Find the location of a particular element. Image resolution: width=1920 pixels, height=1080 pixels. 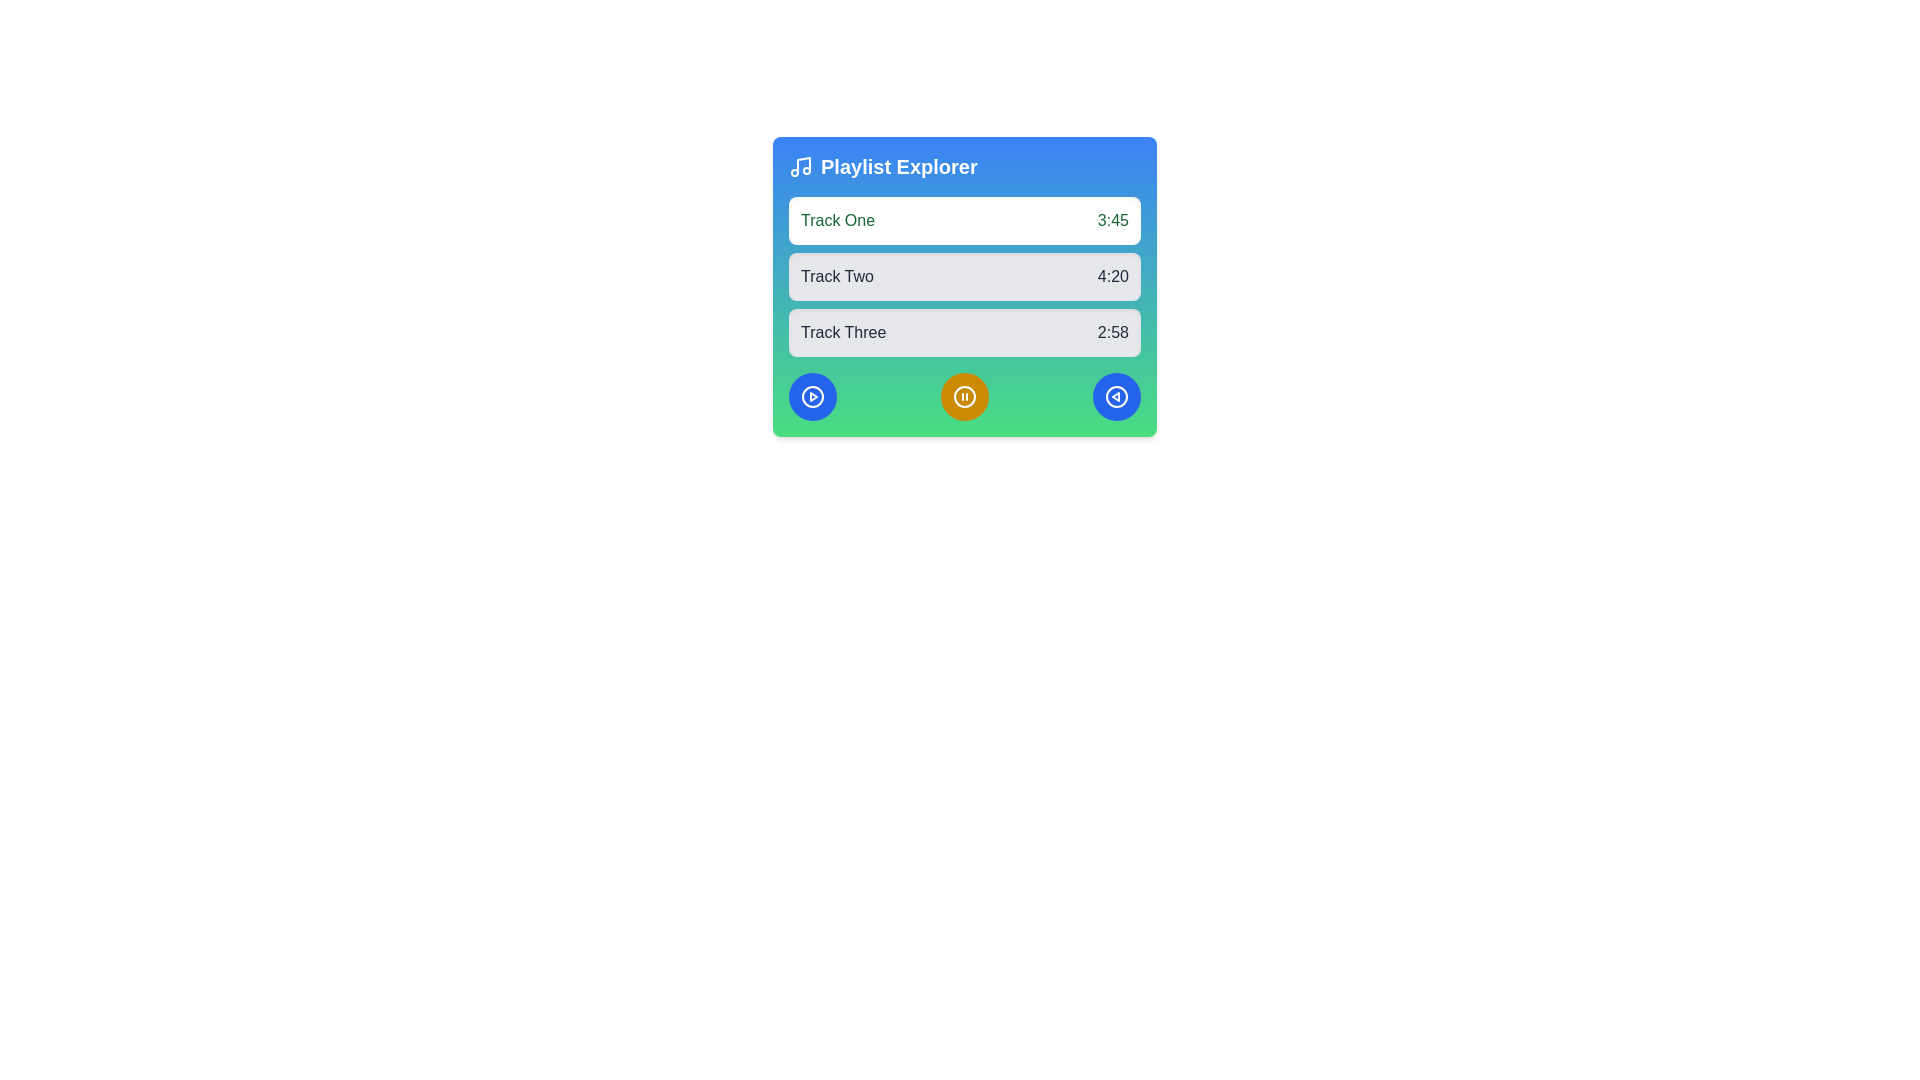

the static text label displaying the title of the third track in the playlist, which is located in the third row of a vertically arranged list of tracks is located at coordinates (843, 331).